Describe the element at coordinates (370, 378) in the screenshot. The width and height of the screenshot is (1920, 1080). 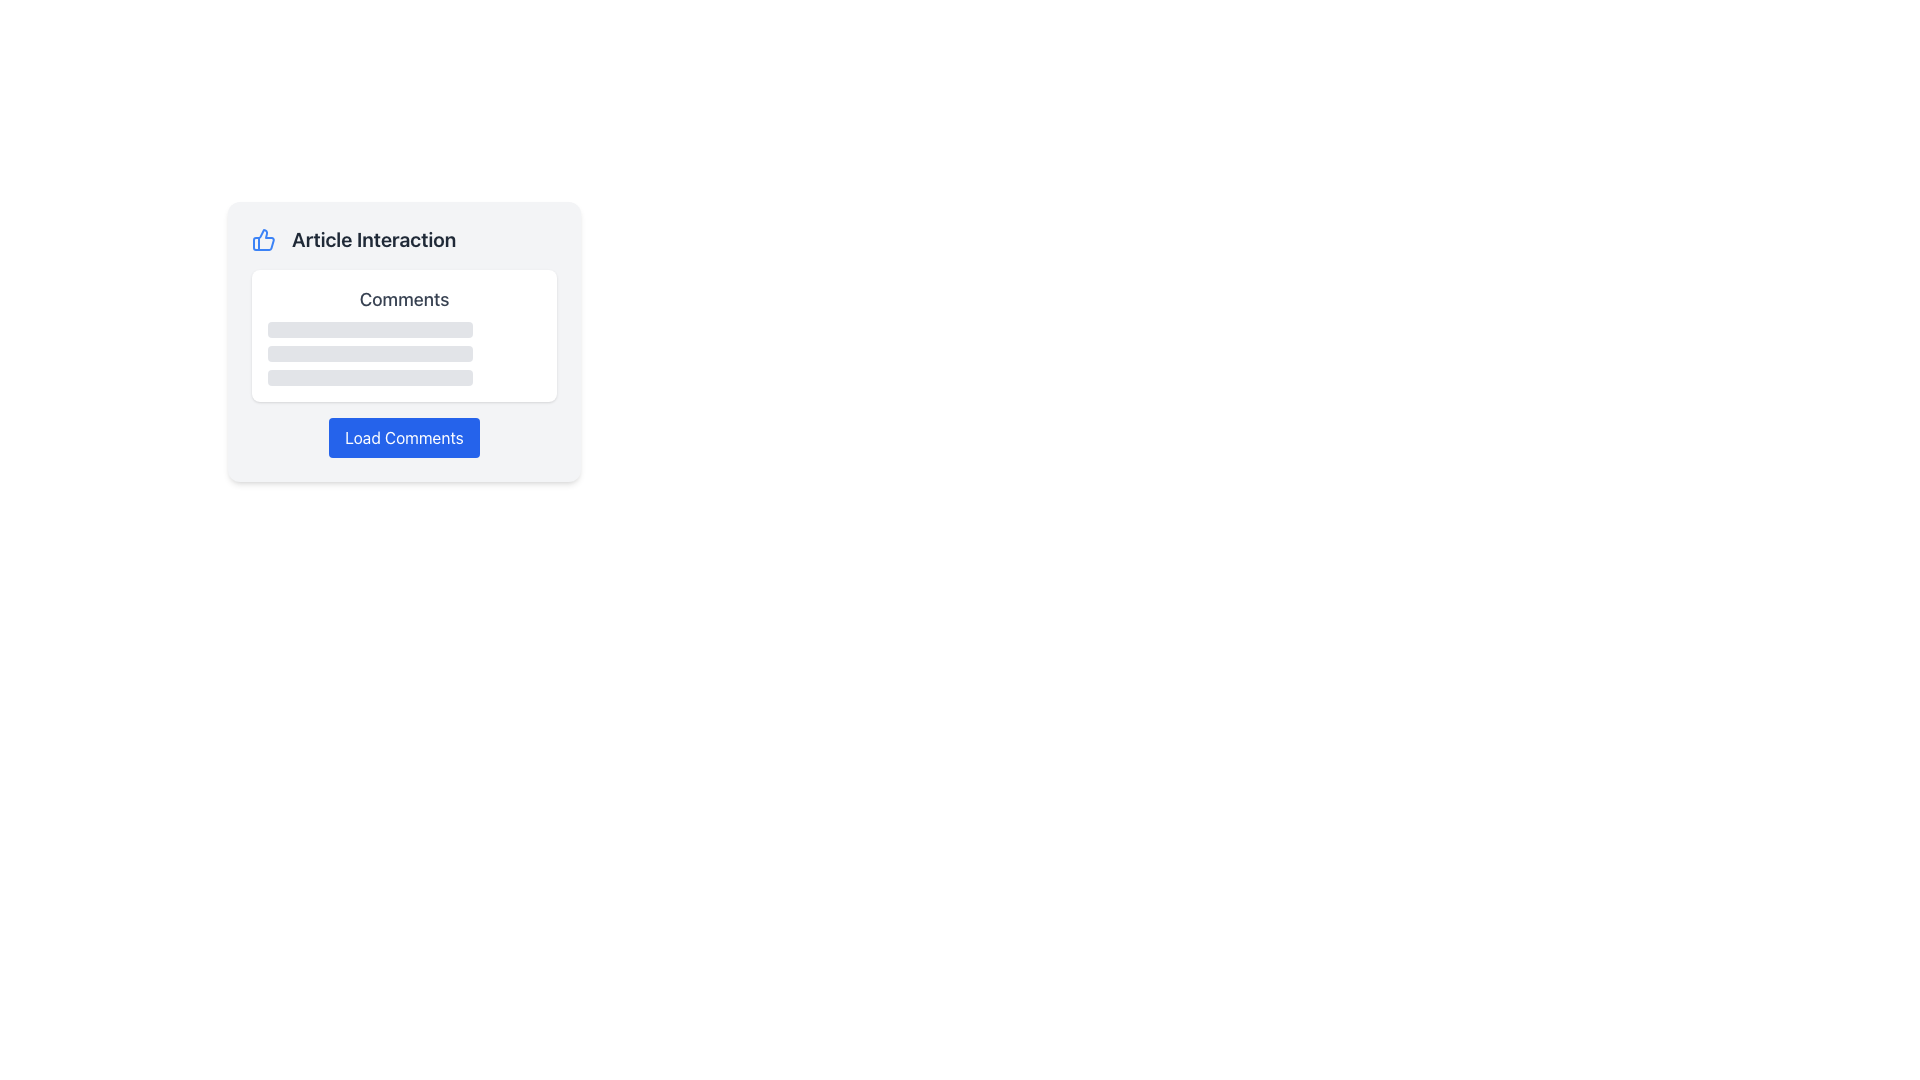
I see `the third gray bar in the 'Comments' card, which serves as a visual placeholder for loading content` at that location.